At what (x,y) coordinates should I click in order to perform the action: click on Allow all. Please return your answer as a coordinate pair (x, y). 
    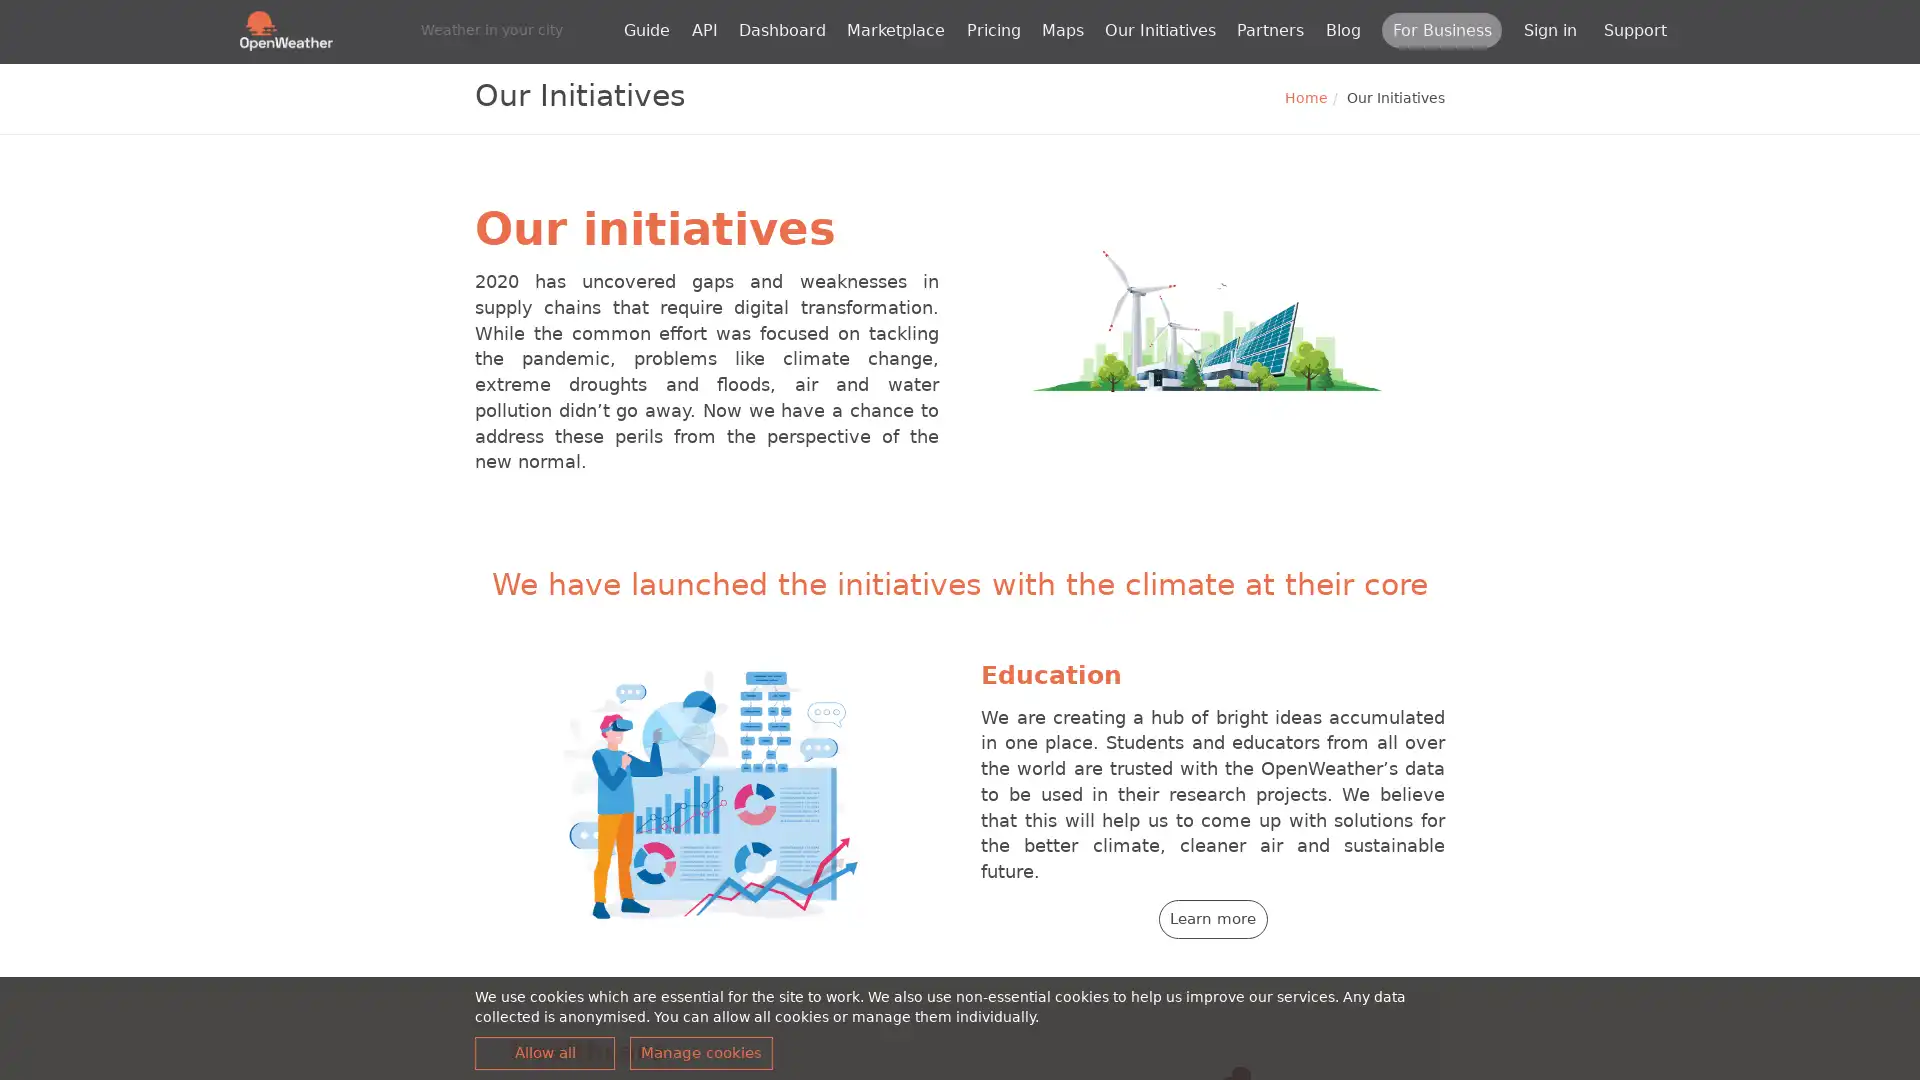
    Looking at the image, I should click on (545, 1052).